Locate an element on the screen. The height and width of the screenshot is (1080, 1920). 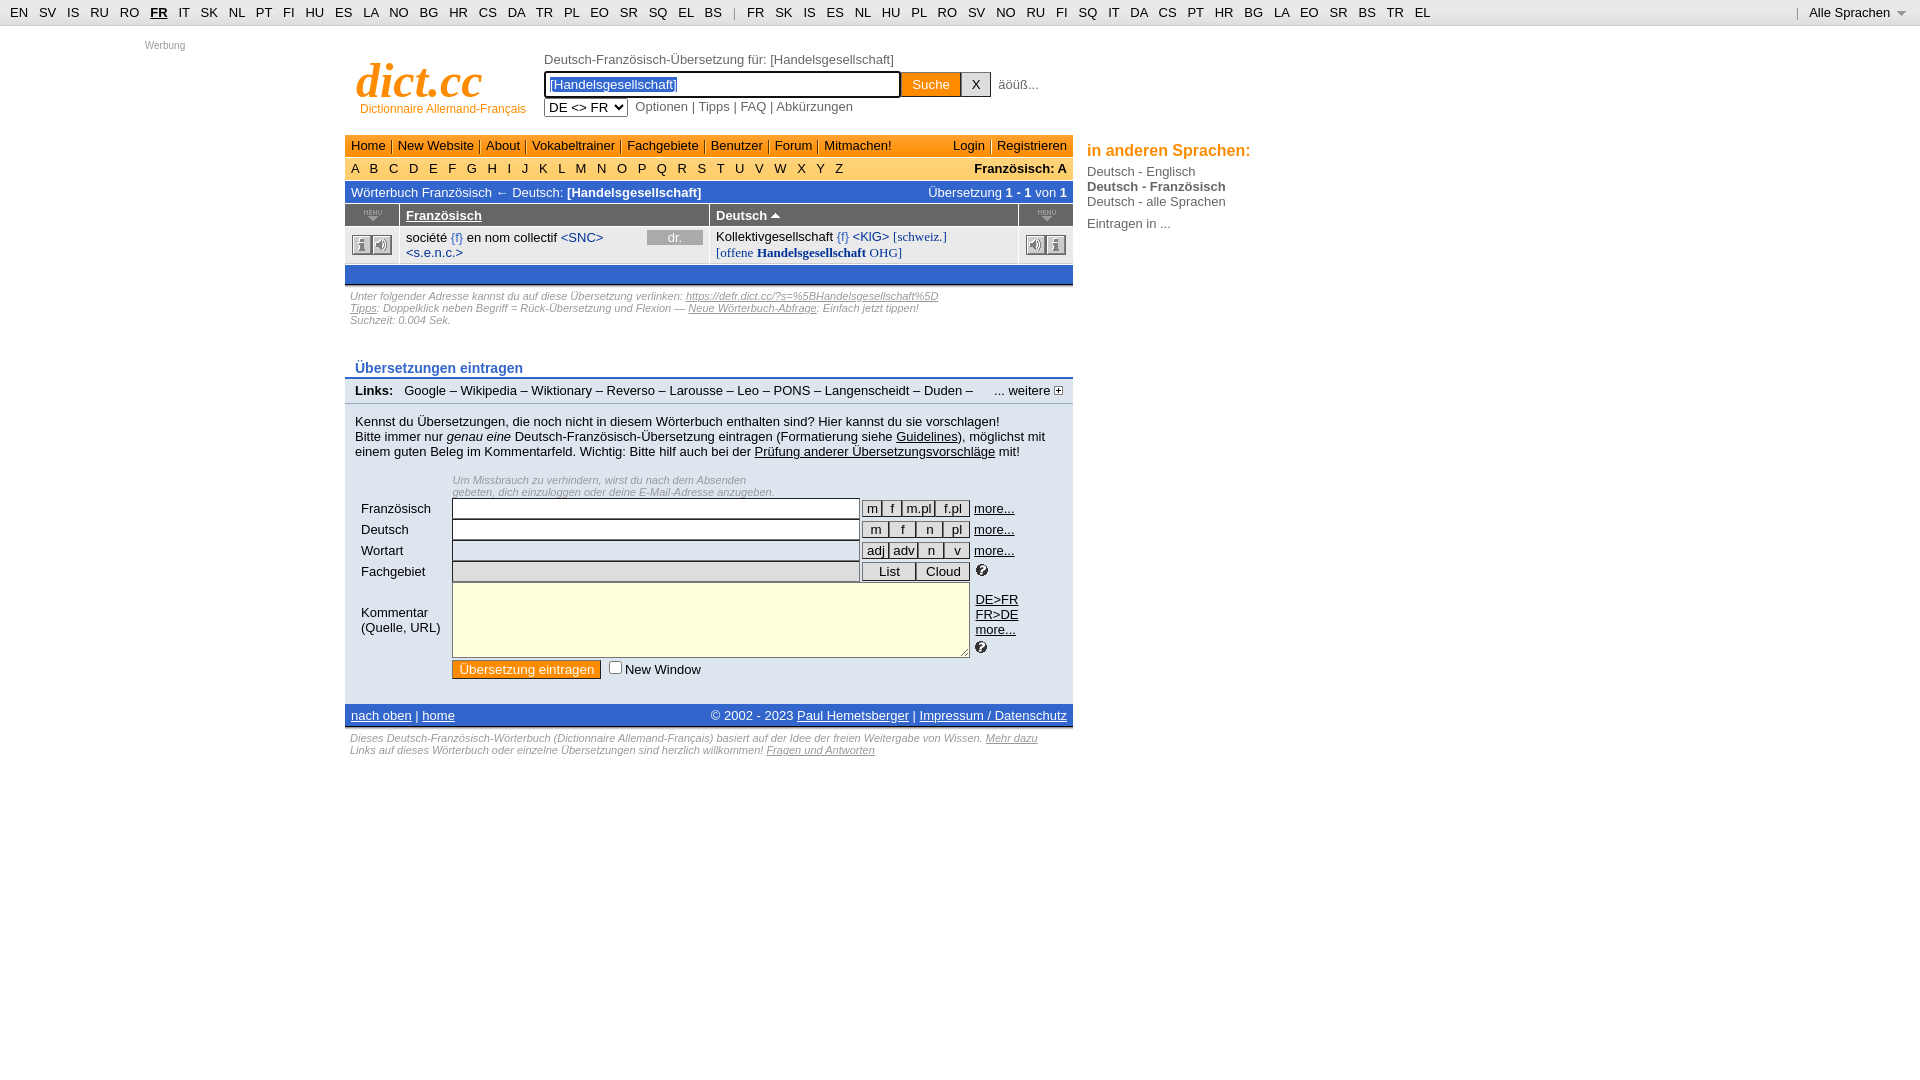
'CS' is located at coordinates (488, 12).